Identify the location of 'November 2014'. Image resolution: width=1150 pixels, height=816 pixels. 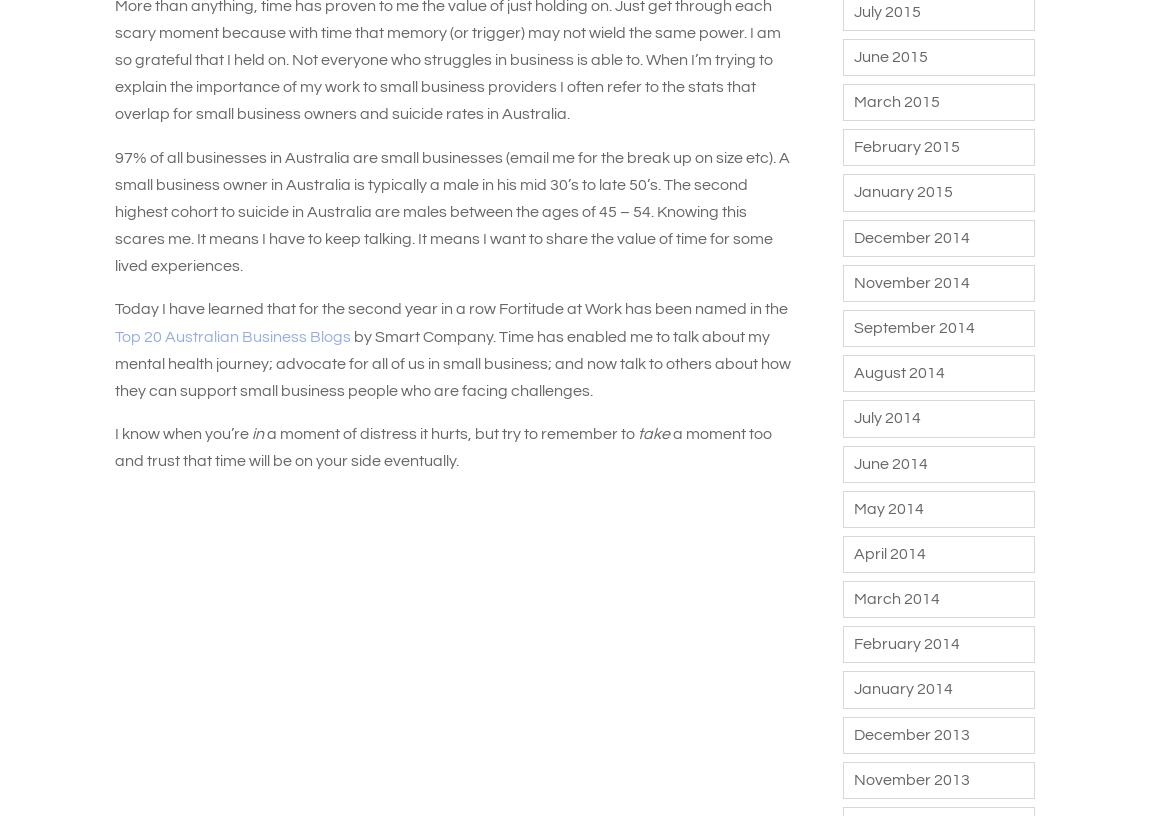
(911, 281).